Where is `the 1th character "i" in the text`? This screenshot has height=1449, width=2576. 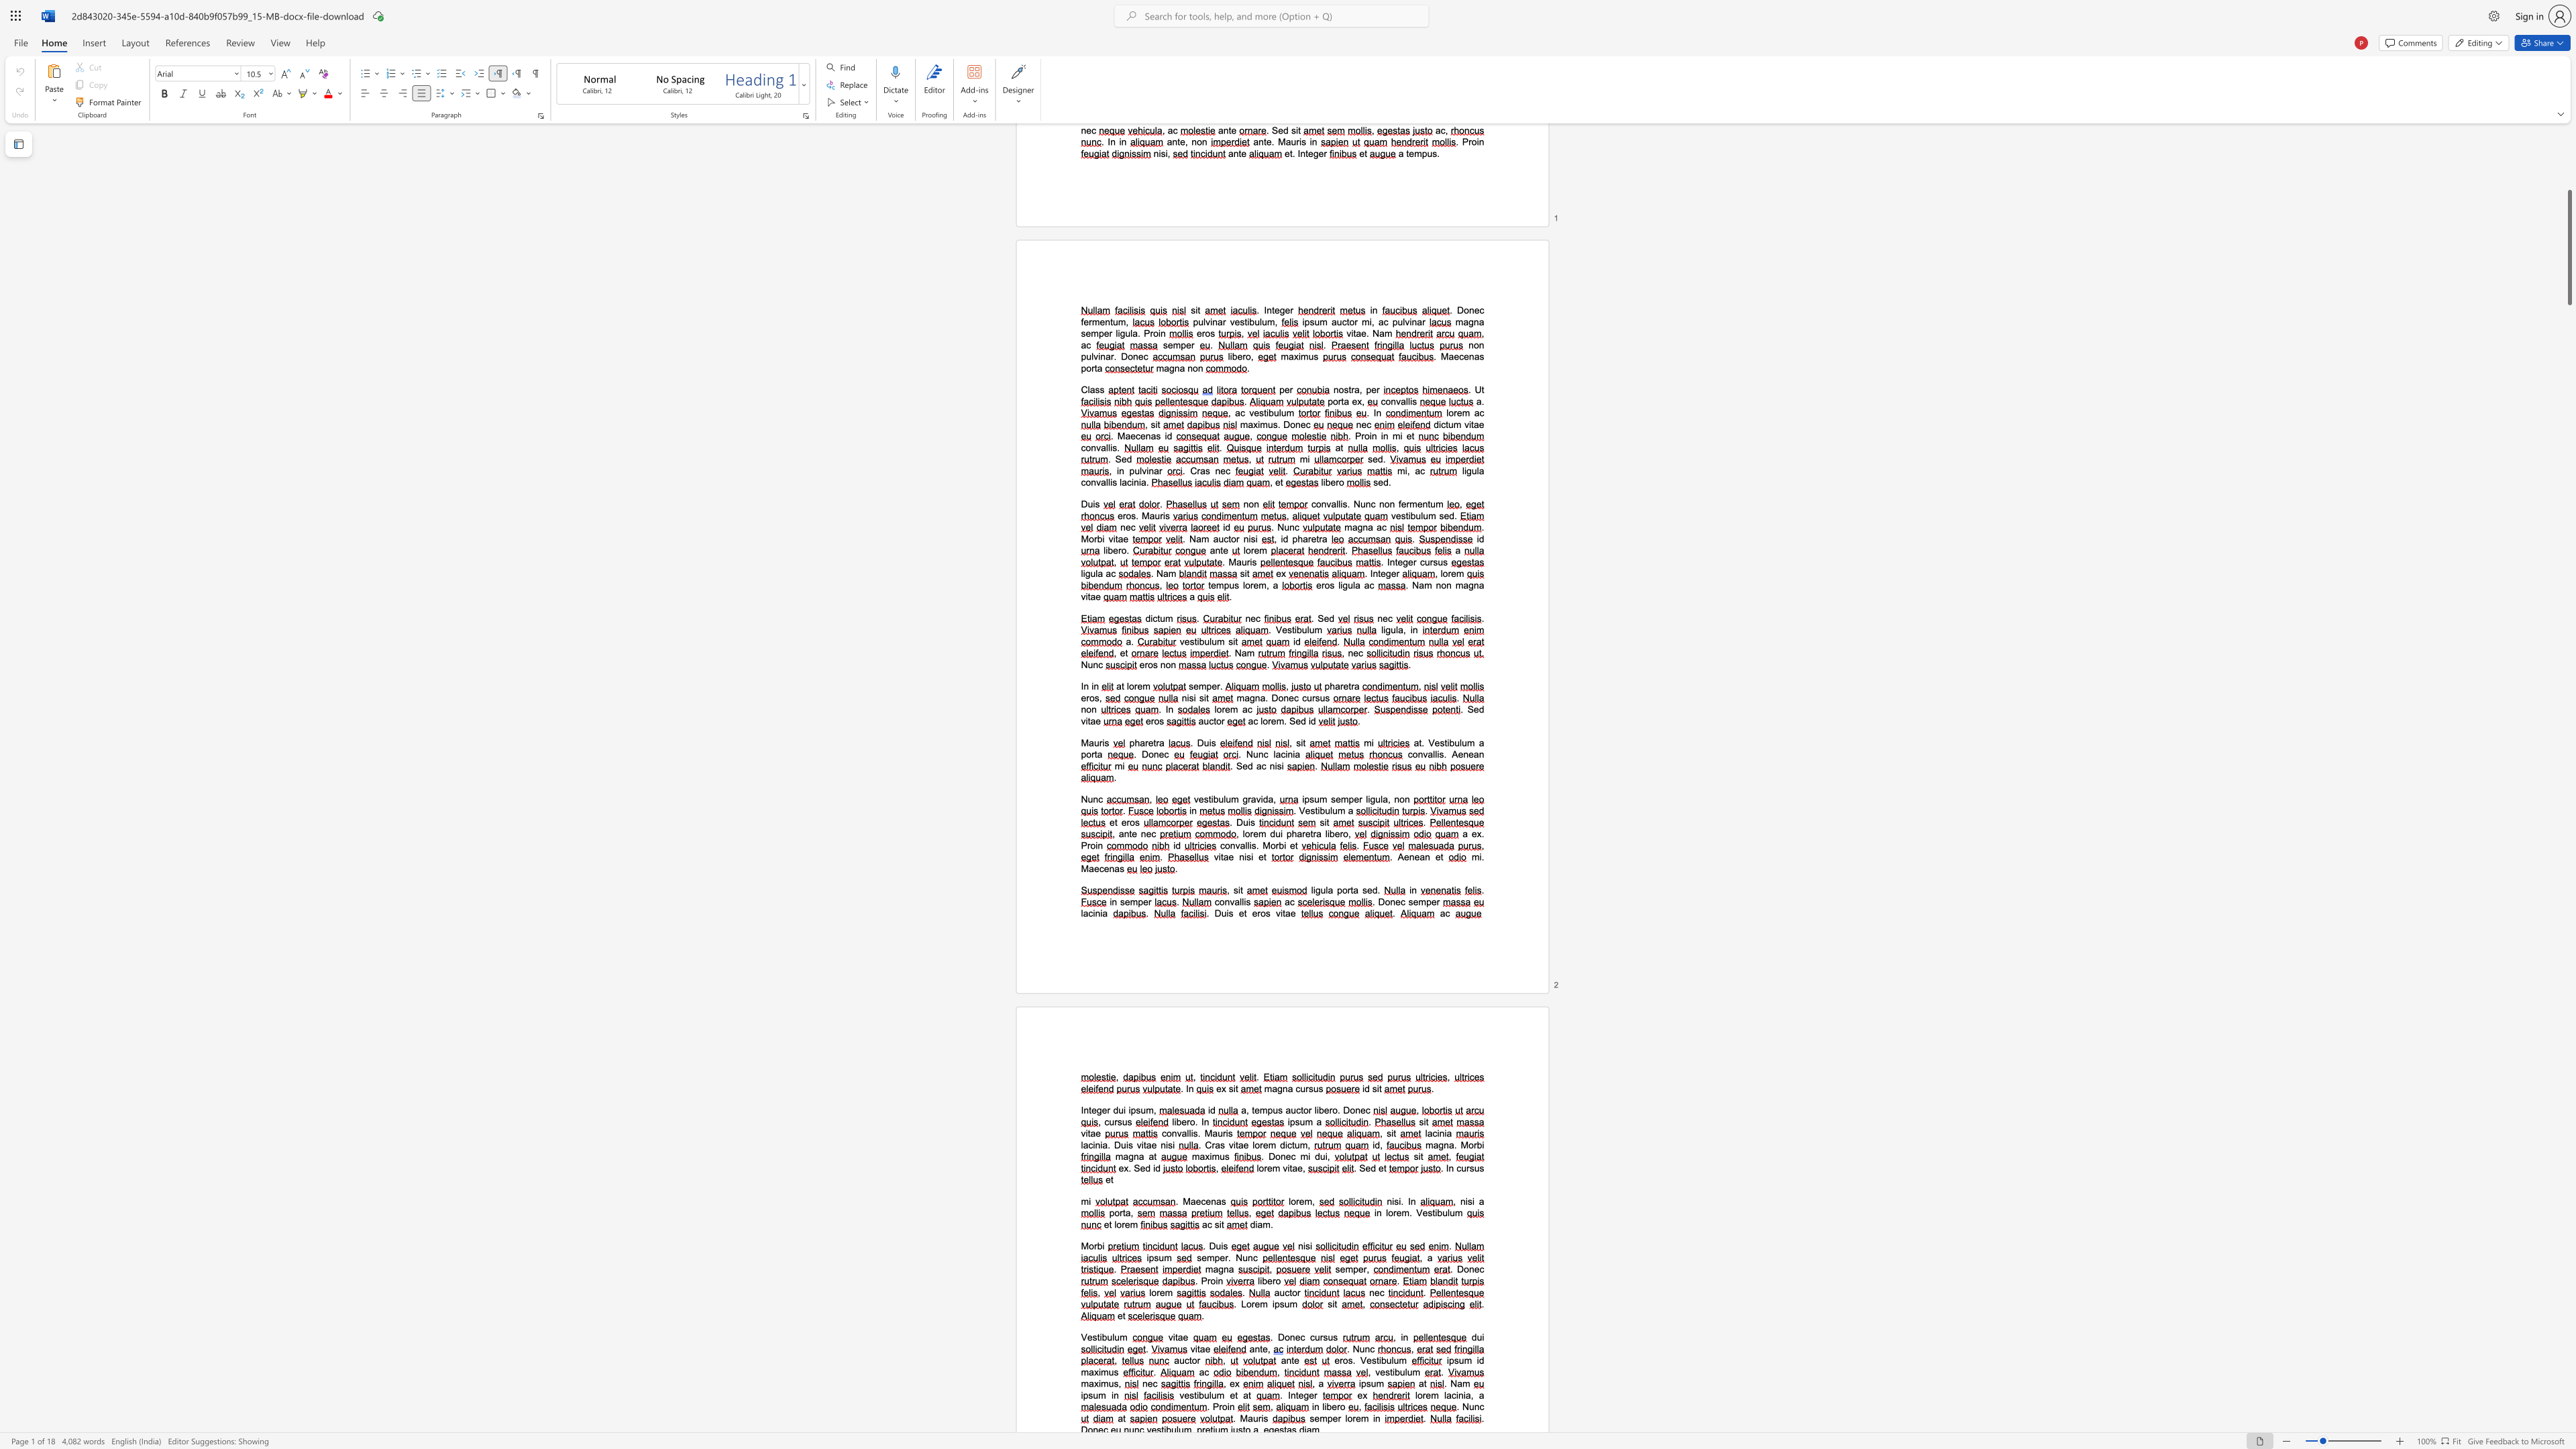
the 1th character "i" in the text is located at coordinates (1212, 798).